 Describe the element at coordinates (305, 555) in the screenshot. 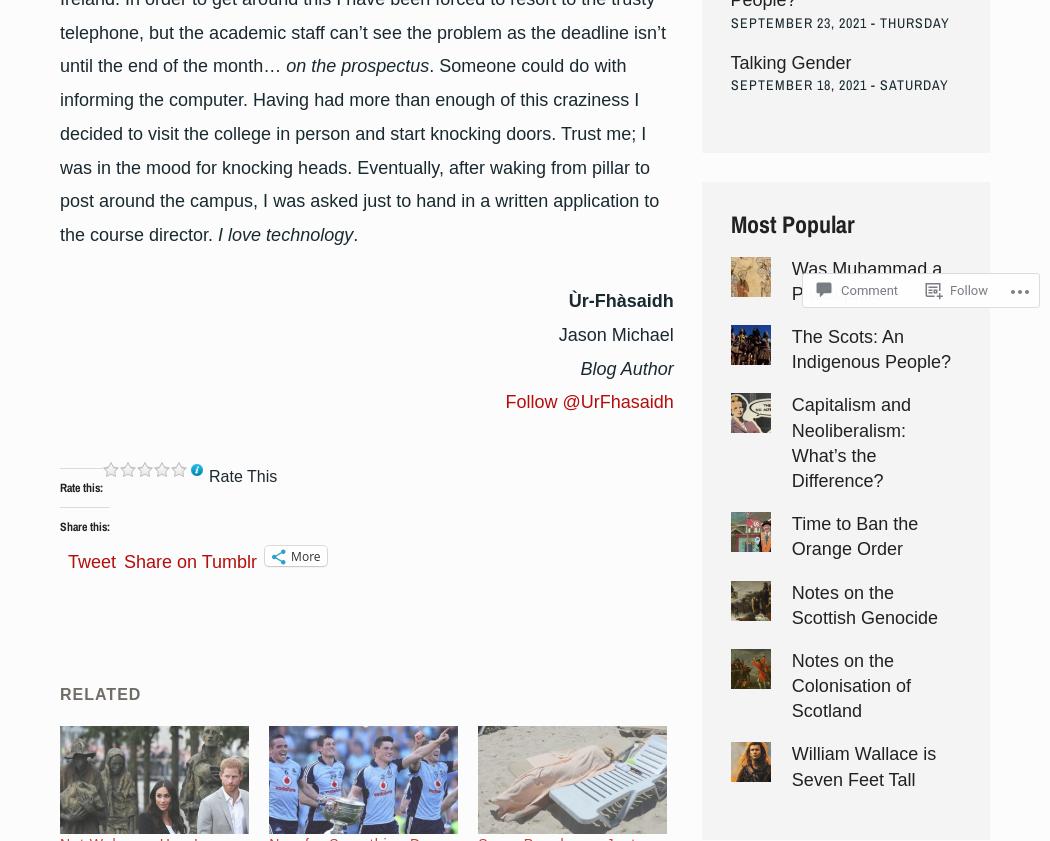

I see `'More'` at that location.